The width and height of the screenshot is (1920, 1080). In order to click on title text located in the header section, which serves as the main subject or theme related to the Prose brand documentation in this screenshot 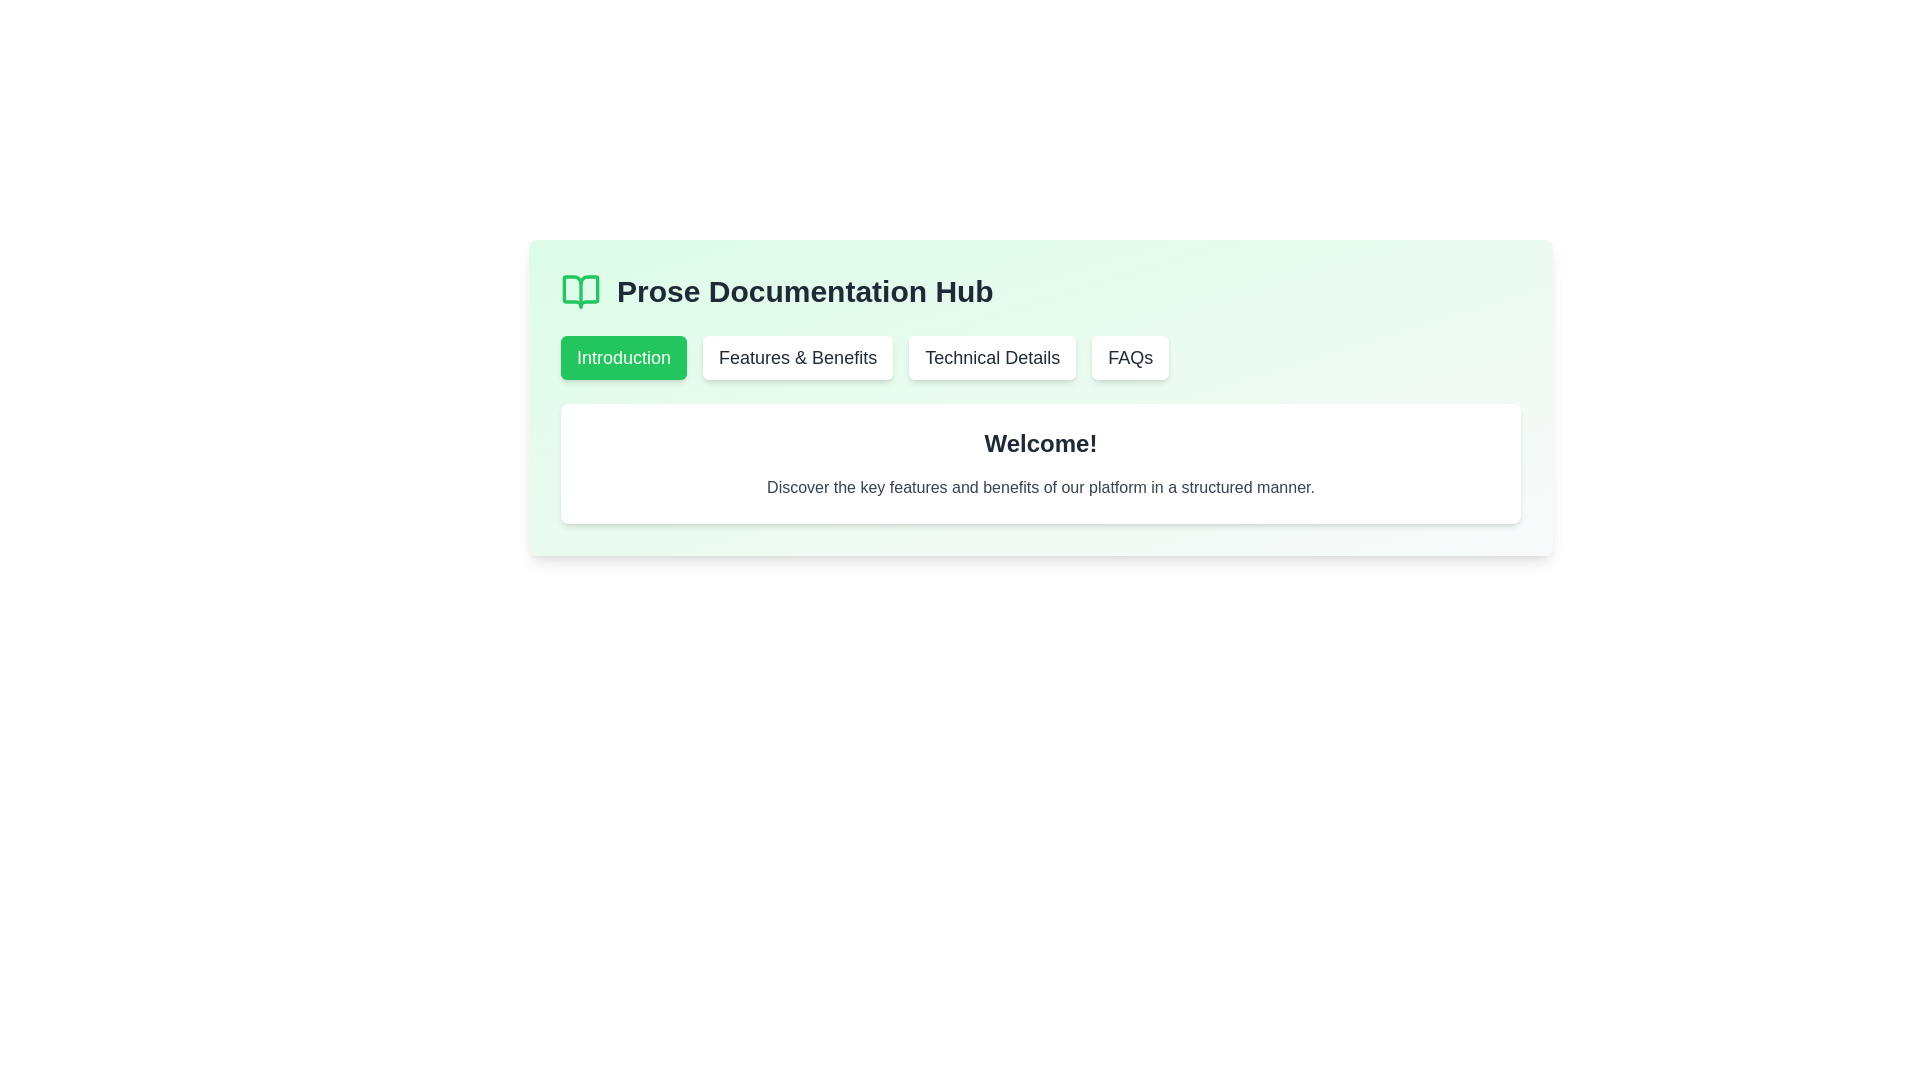, I will do `click(805, 292)`.